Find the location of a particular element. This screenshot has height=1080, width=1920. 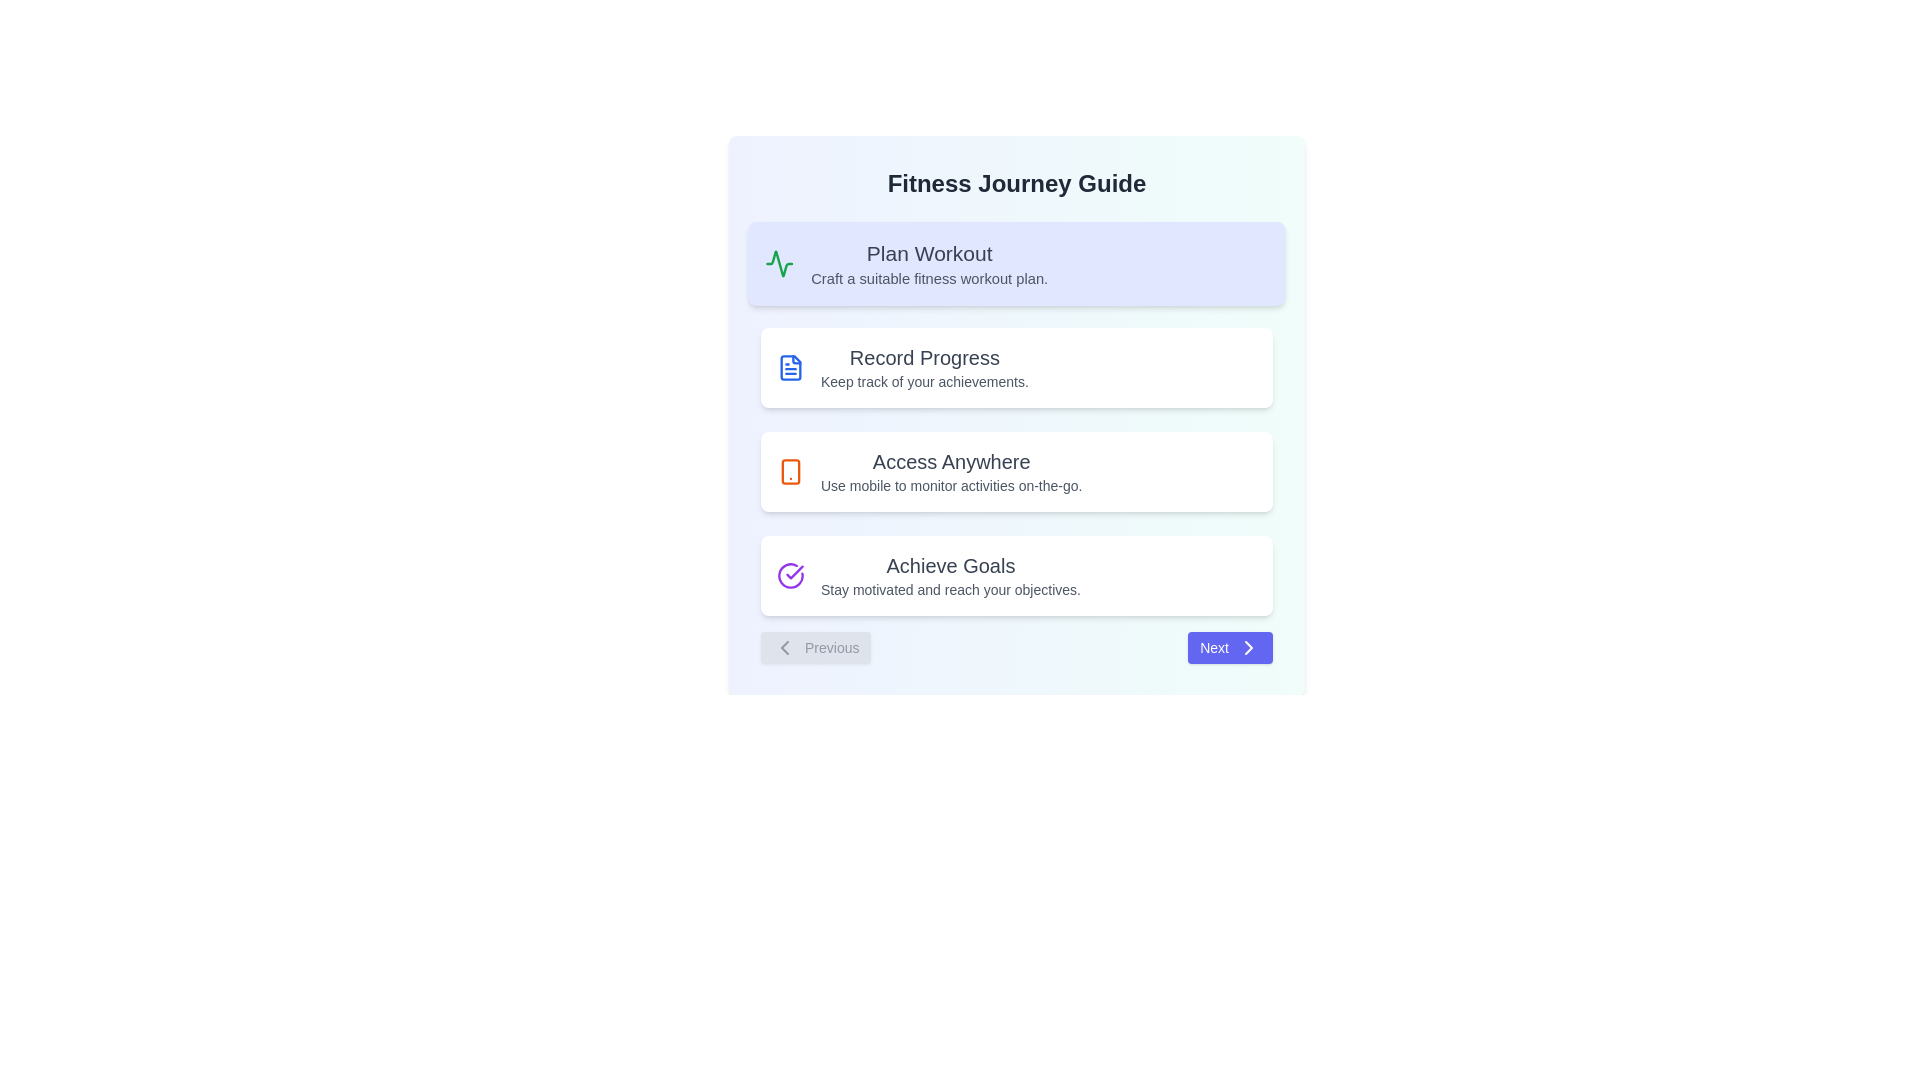

the text label that says 'Stay motivated and reach your objectives.' located below the heading 'Achieve Goals' in the fourth card from the top is located at coordinates (949, 589).